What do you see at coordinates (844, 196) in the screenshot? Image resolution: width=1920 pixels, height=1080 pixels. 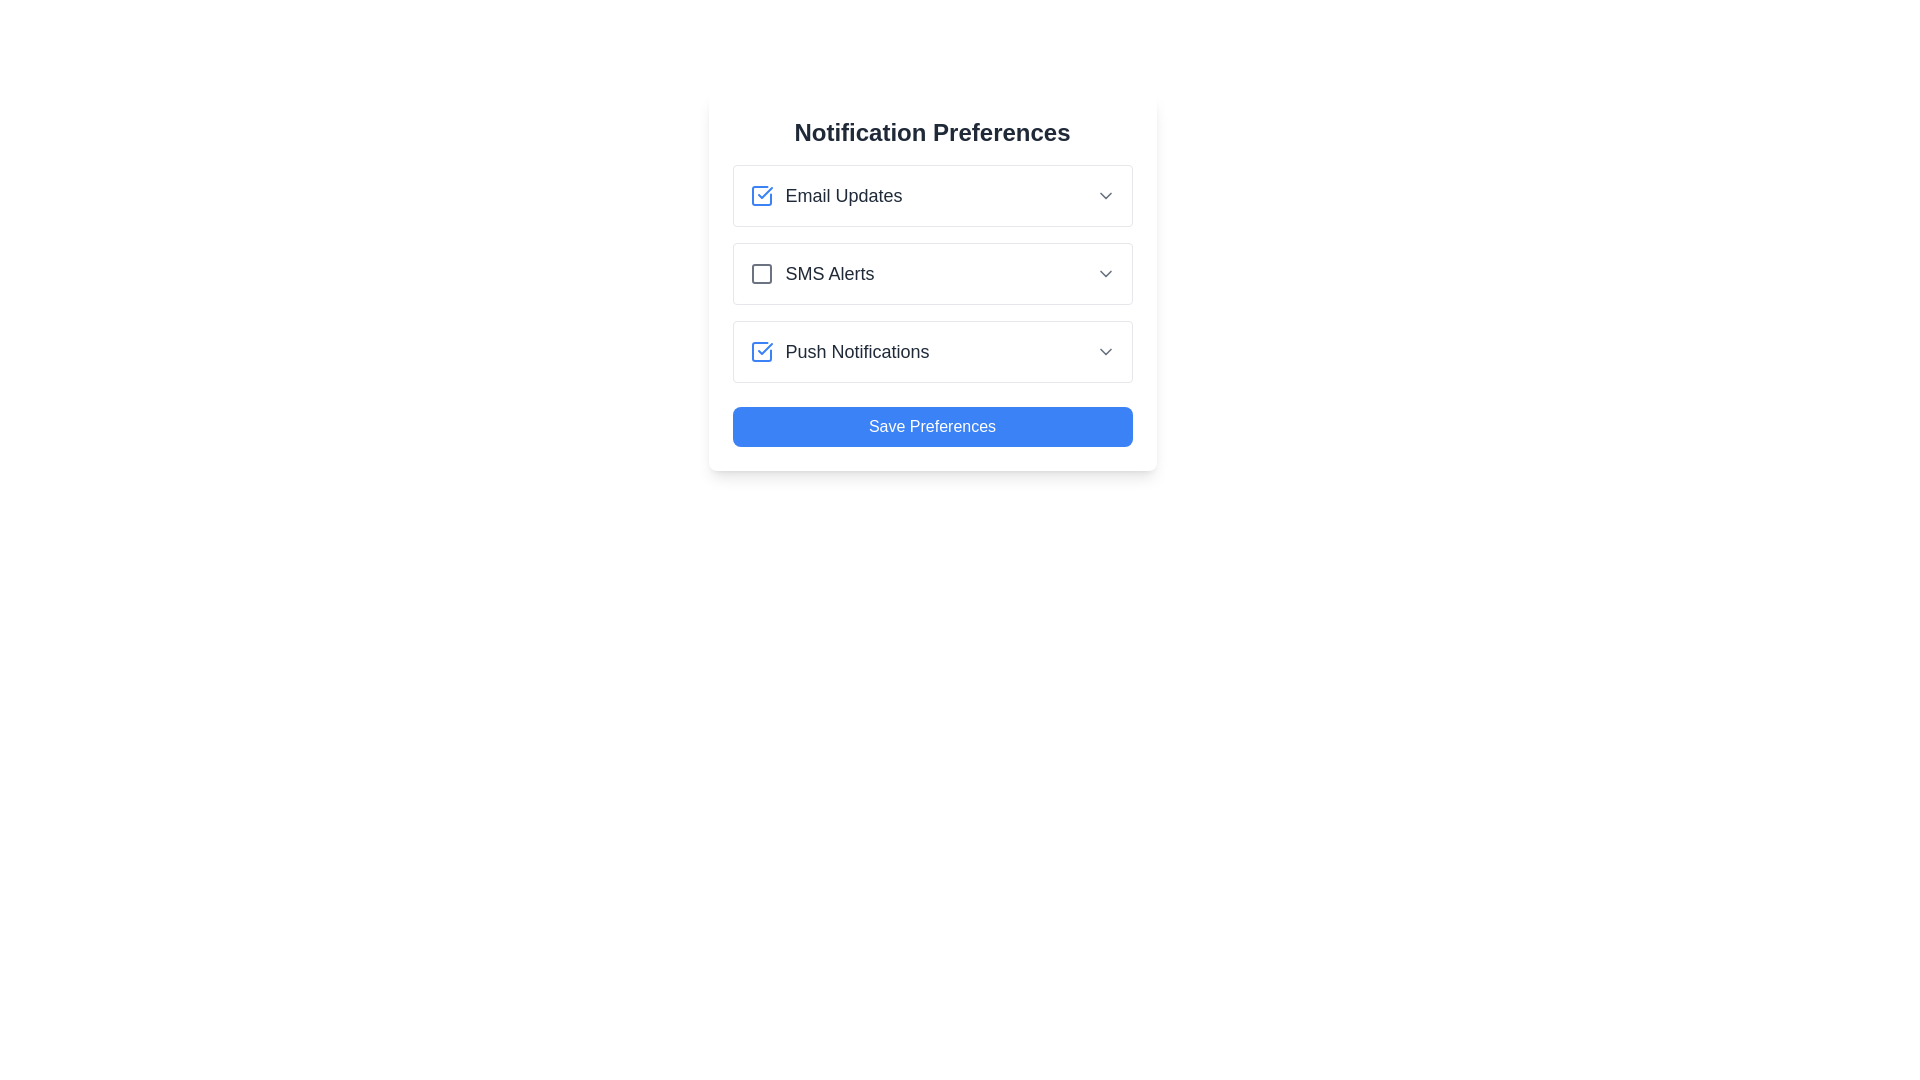 I see `text displayed on the label adjacent to the checkbox for email updates, which is located to the right of the checkbox and above the 'SMS Alerts' label in the notification preferences list` at bounding box center [844, 196].